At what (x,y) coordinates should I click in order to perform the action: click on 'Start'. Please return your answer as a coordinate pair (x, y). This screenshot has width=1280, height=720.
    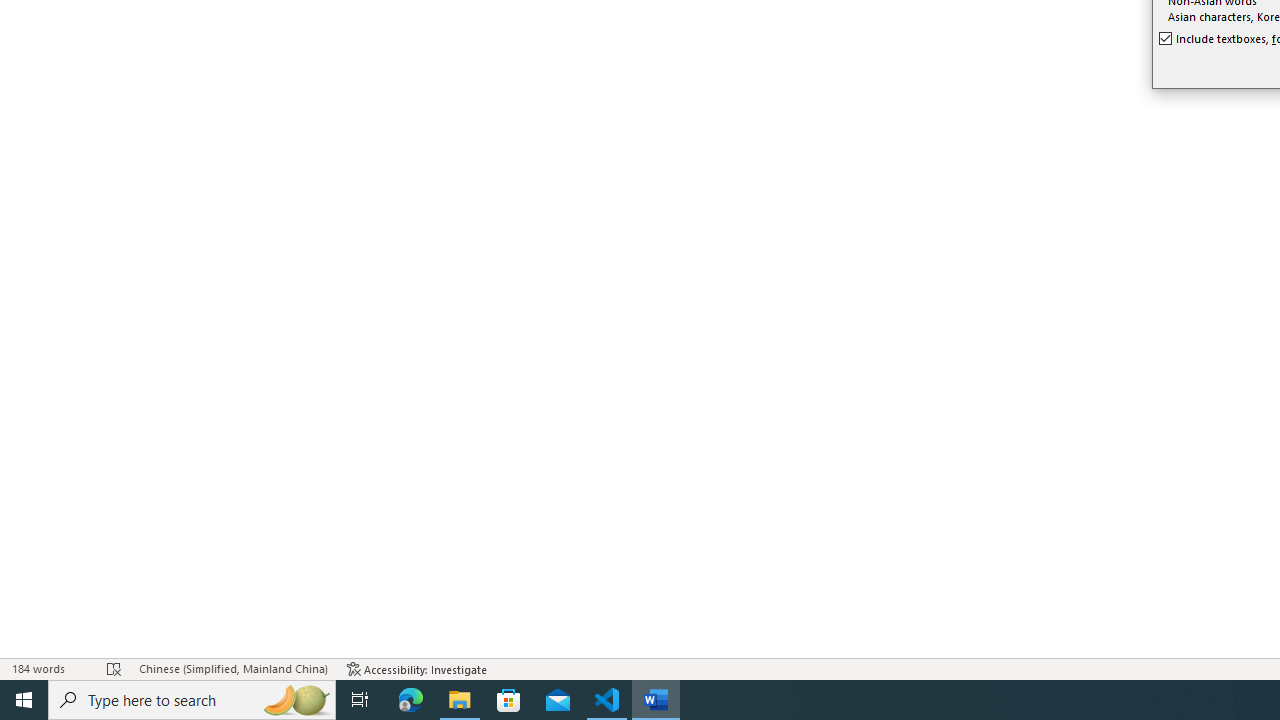
    Looking at the image, I should click on (24, 698).